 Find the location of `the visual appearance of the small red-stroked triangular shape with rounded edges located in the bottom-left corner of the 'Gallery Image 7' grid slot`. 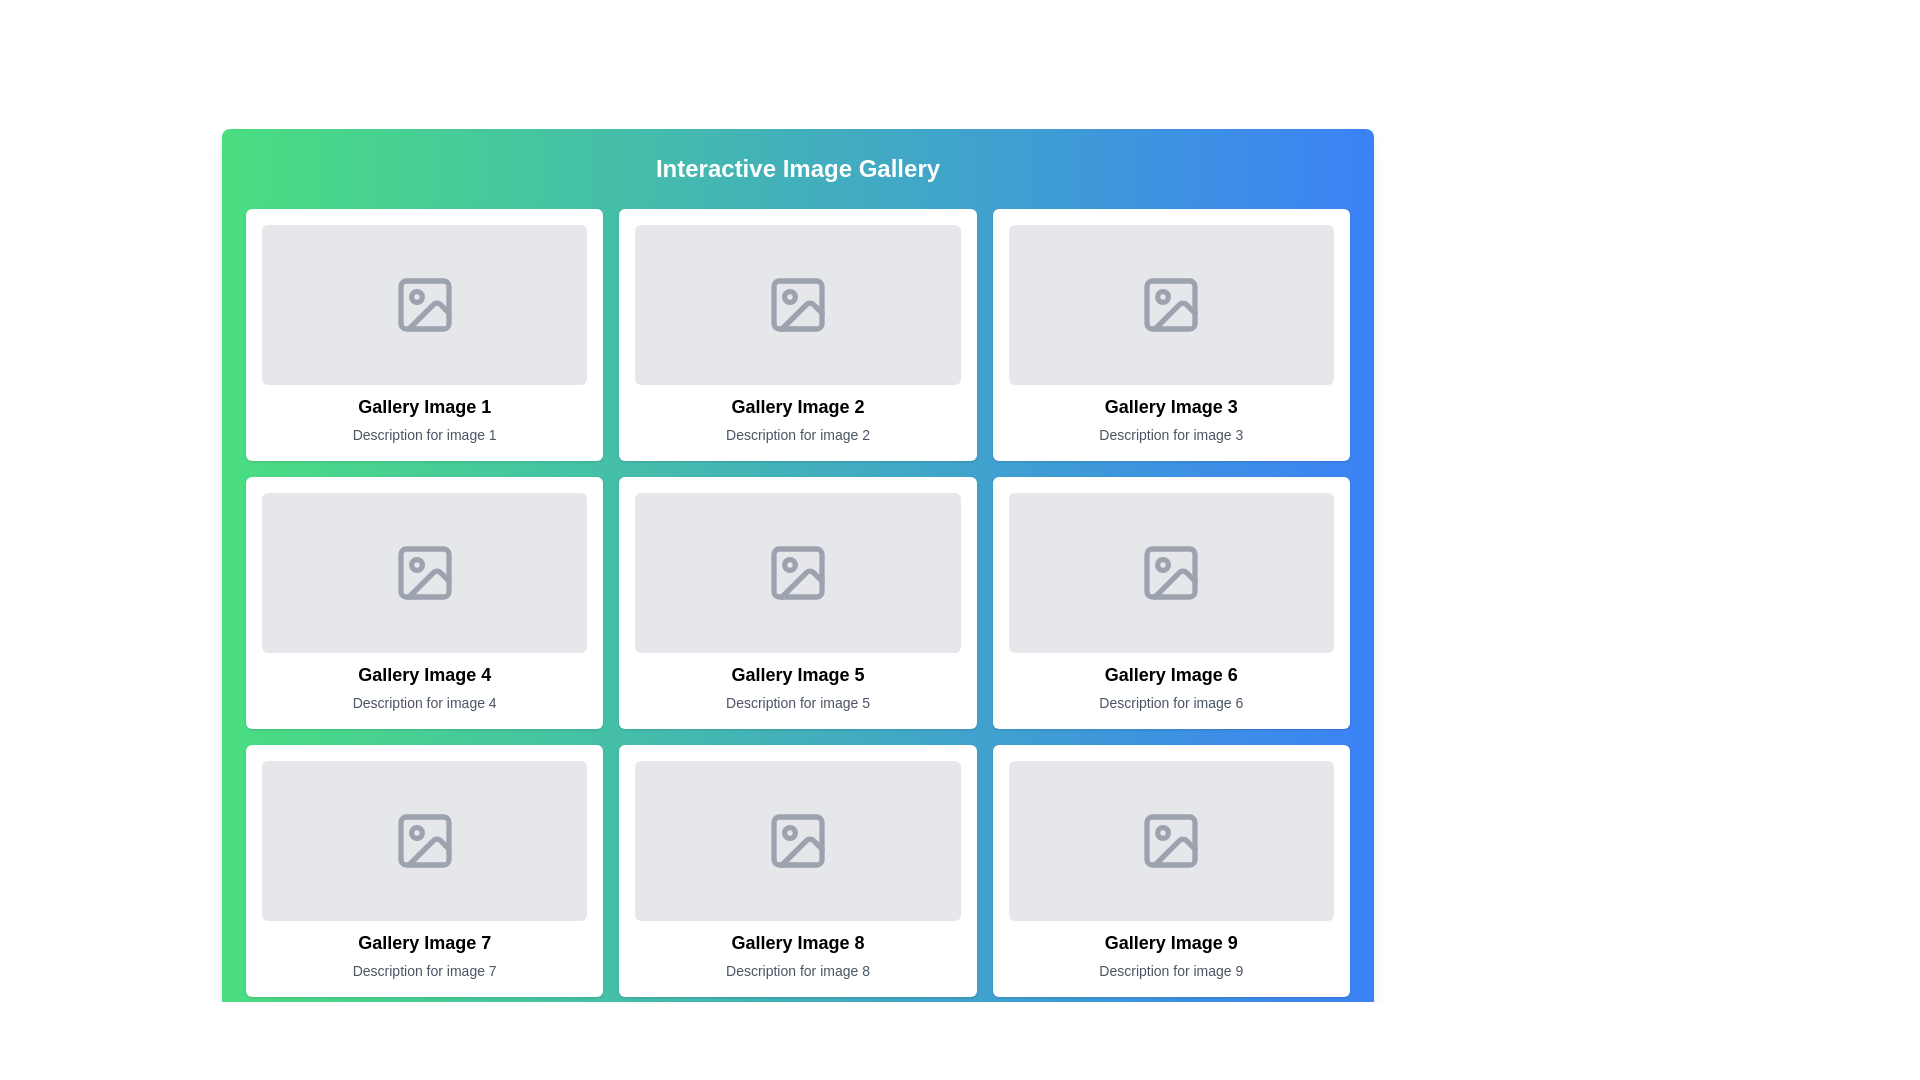

the visual appearance of the small red-stroked triangular shape with rounded edges located in the bottom-left corner of the 'Gallery Image 7' grid slot is located at coordinates (427, 852).